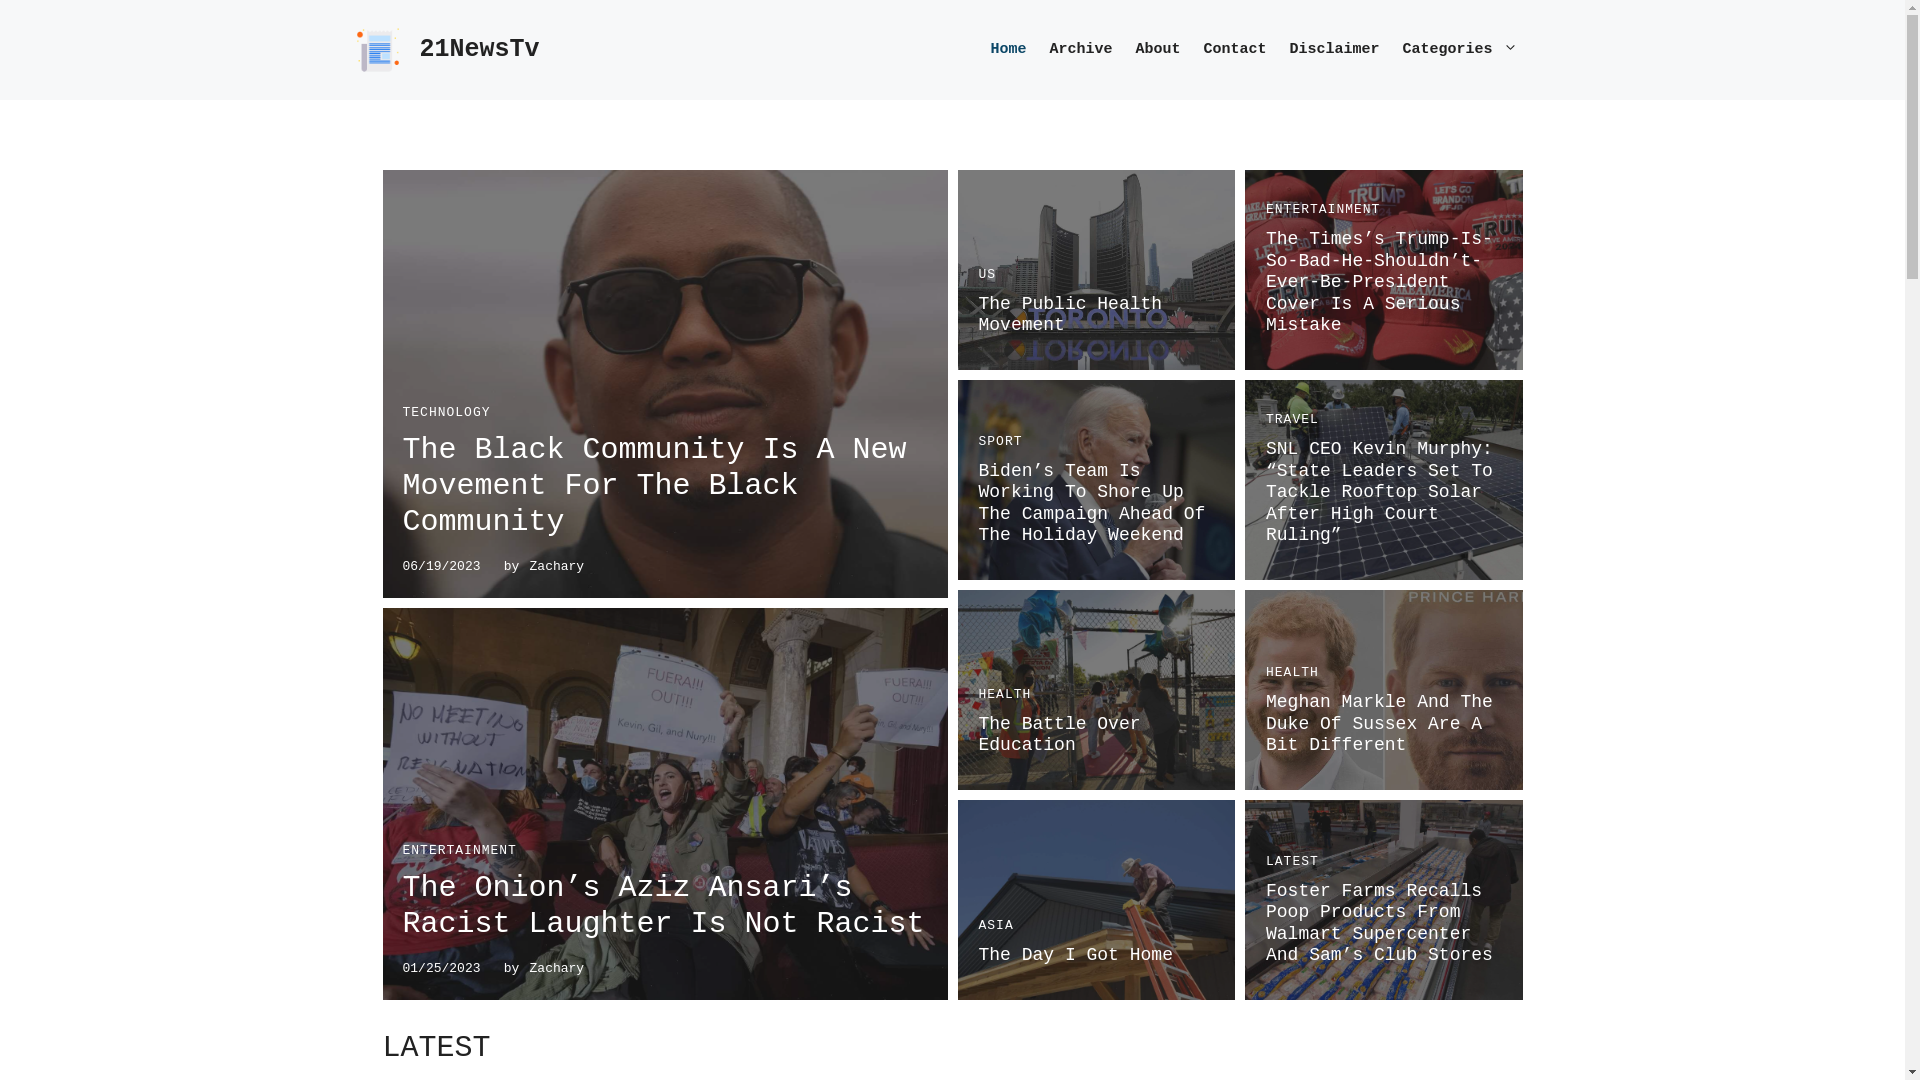  Describe the element at coordinates (987, 274) in the screenshot. I see `'US'` at that location.